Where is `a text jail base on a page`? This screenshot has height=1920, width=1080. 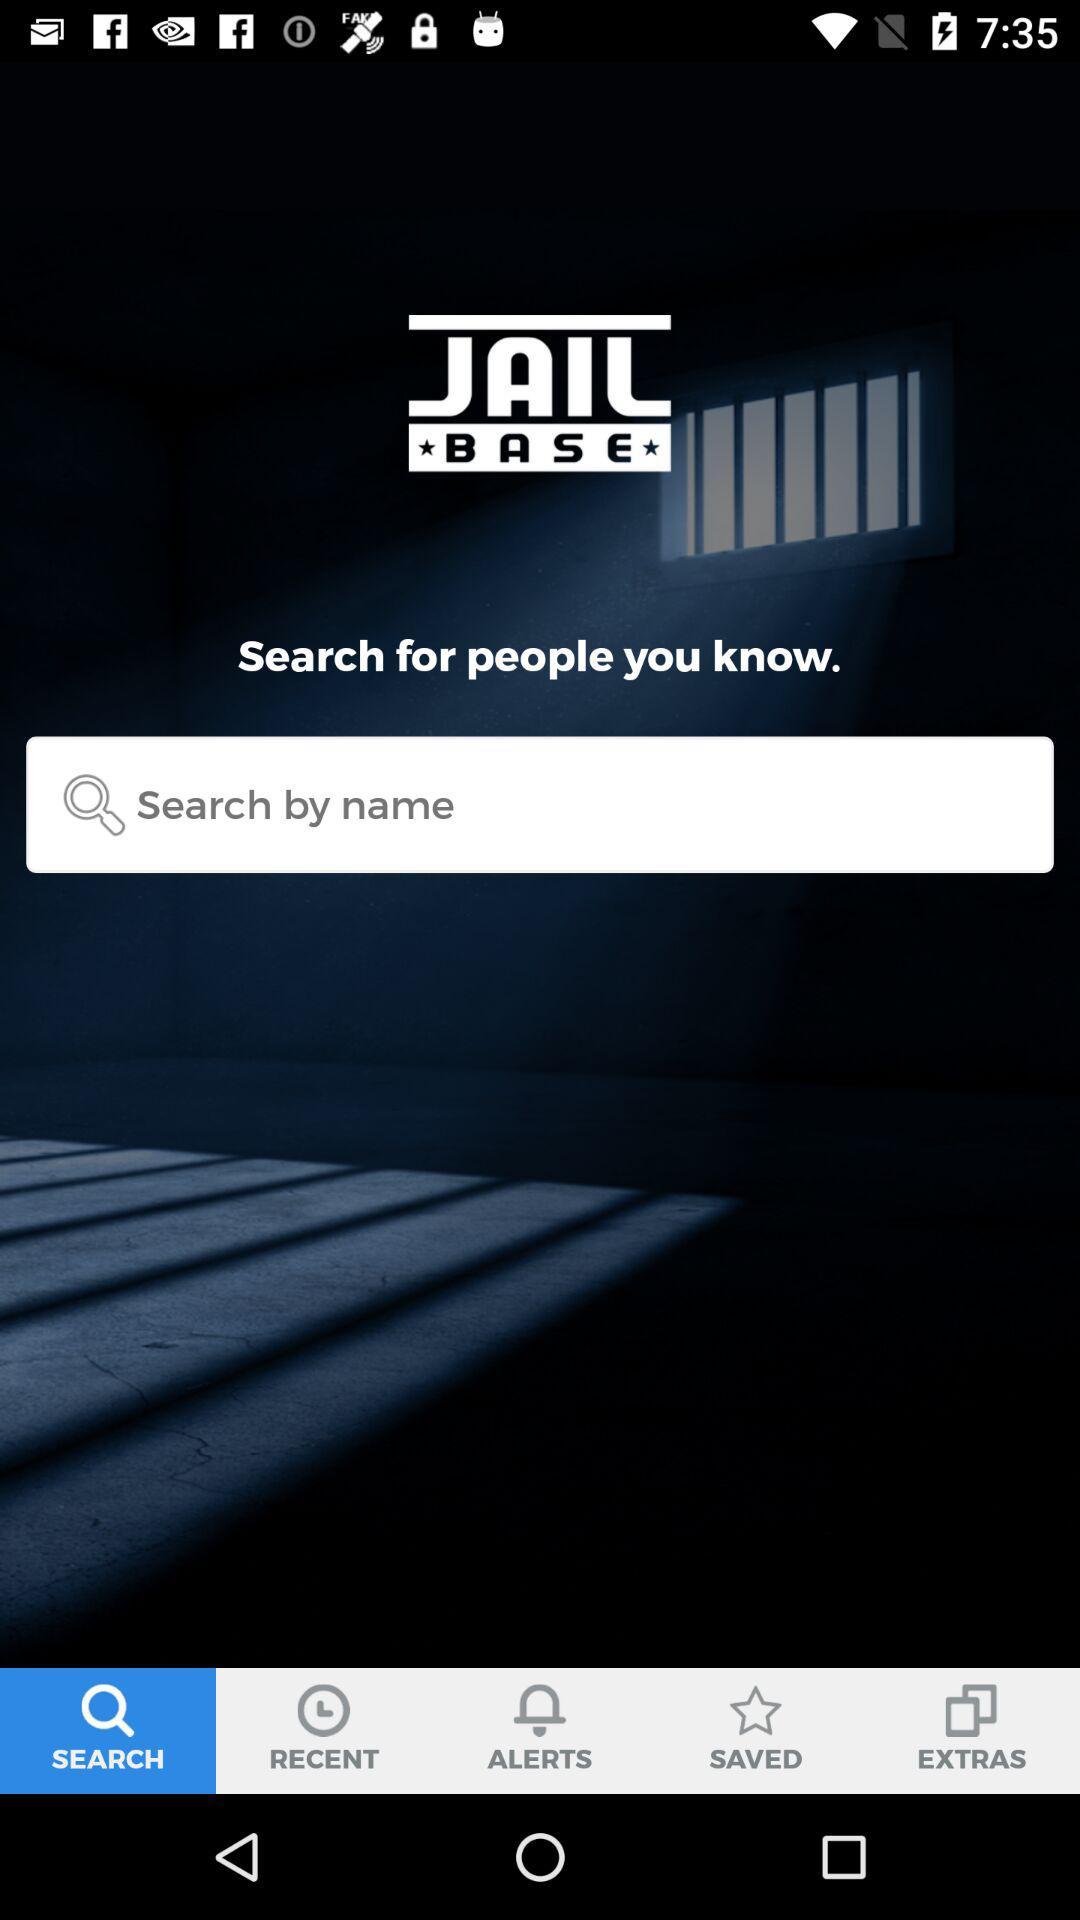 a text jail base on a page is located at coordinates (540, 393).